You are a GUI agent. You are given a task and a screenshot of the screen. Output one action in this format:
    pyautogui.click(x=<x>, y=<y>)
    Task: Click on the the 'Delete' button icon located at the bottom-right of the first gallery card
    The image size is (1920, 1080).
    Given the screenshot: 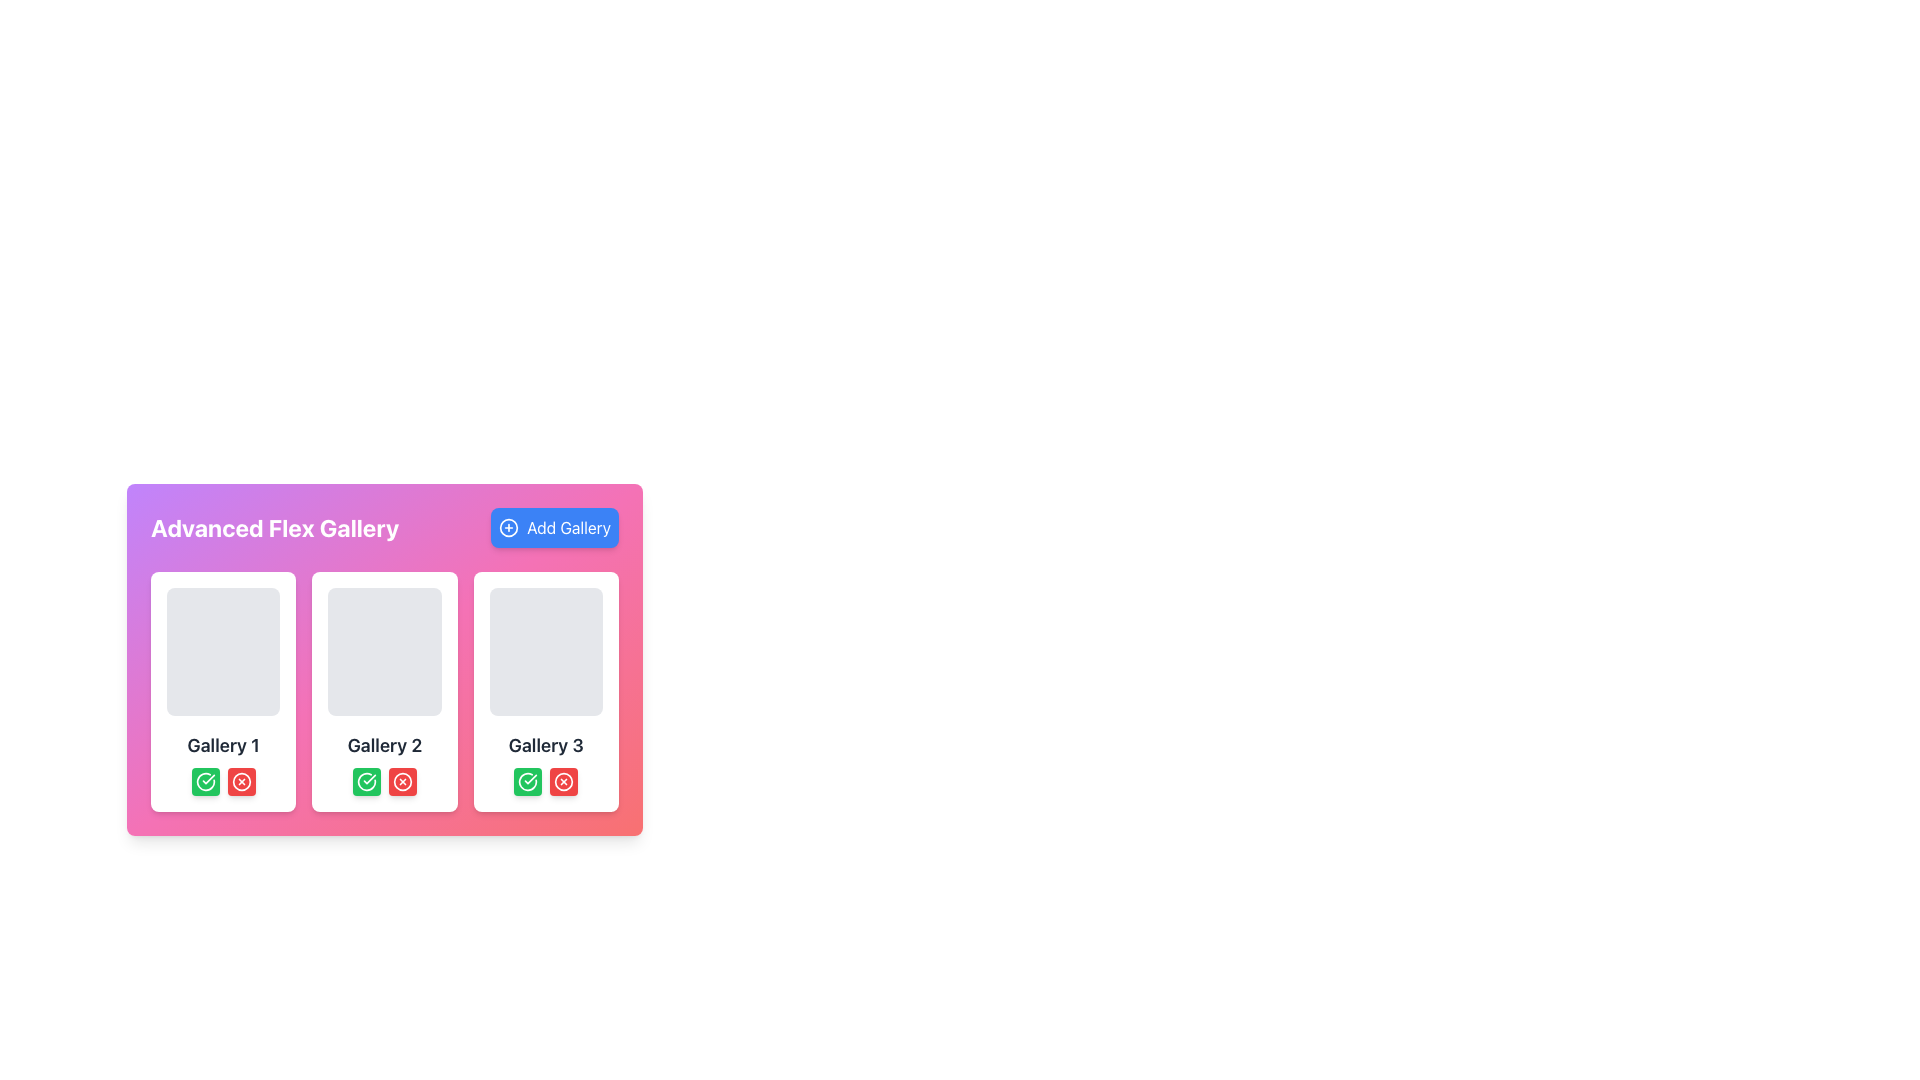 What is the action you would take?
    pyautogui.click(x=240, y=781)
    